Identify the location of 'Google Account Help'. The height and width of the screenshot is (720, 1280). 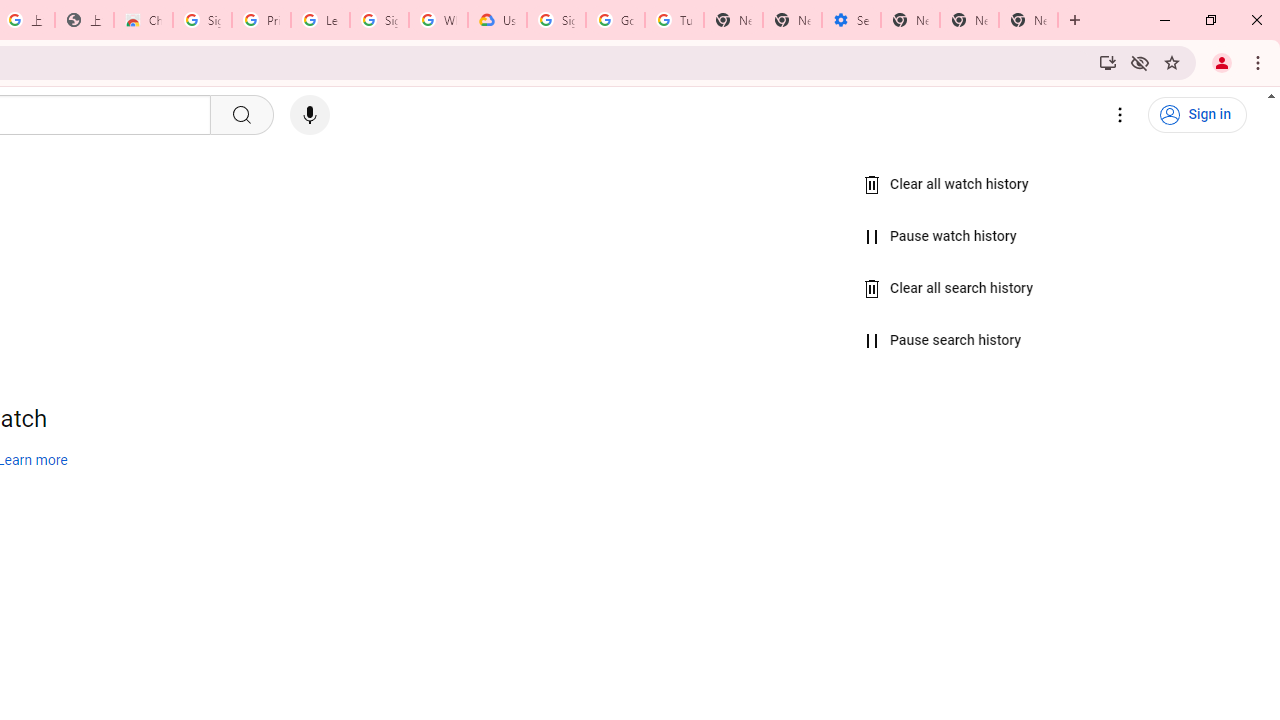
(614, 20).